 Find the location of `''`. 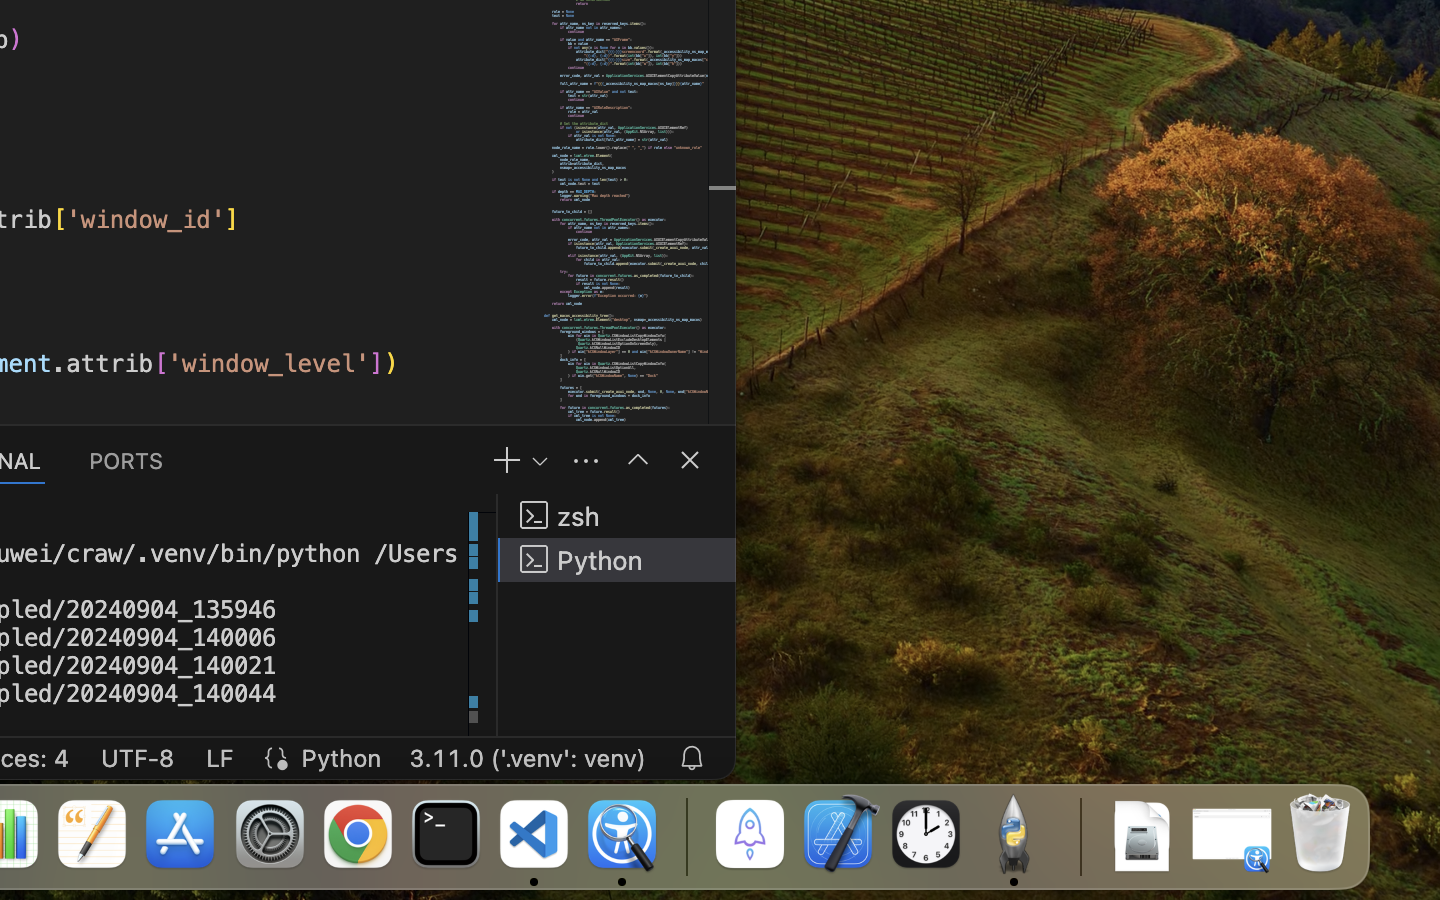

'' is located at coordinates (690, 458).